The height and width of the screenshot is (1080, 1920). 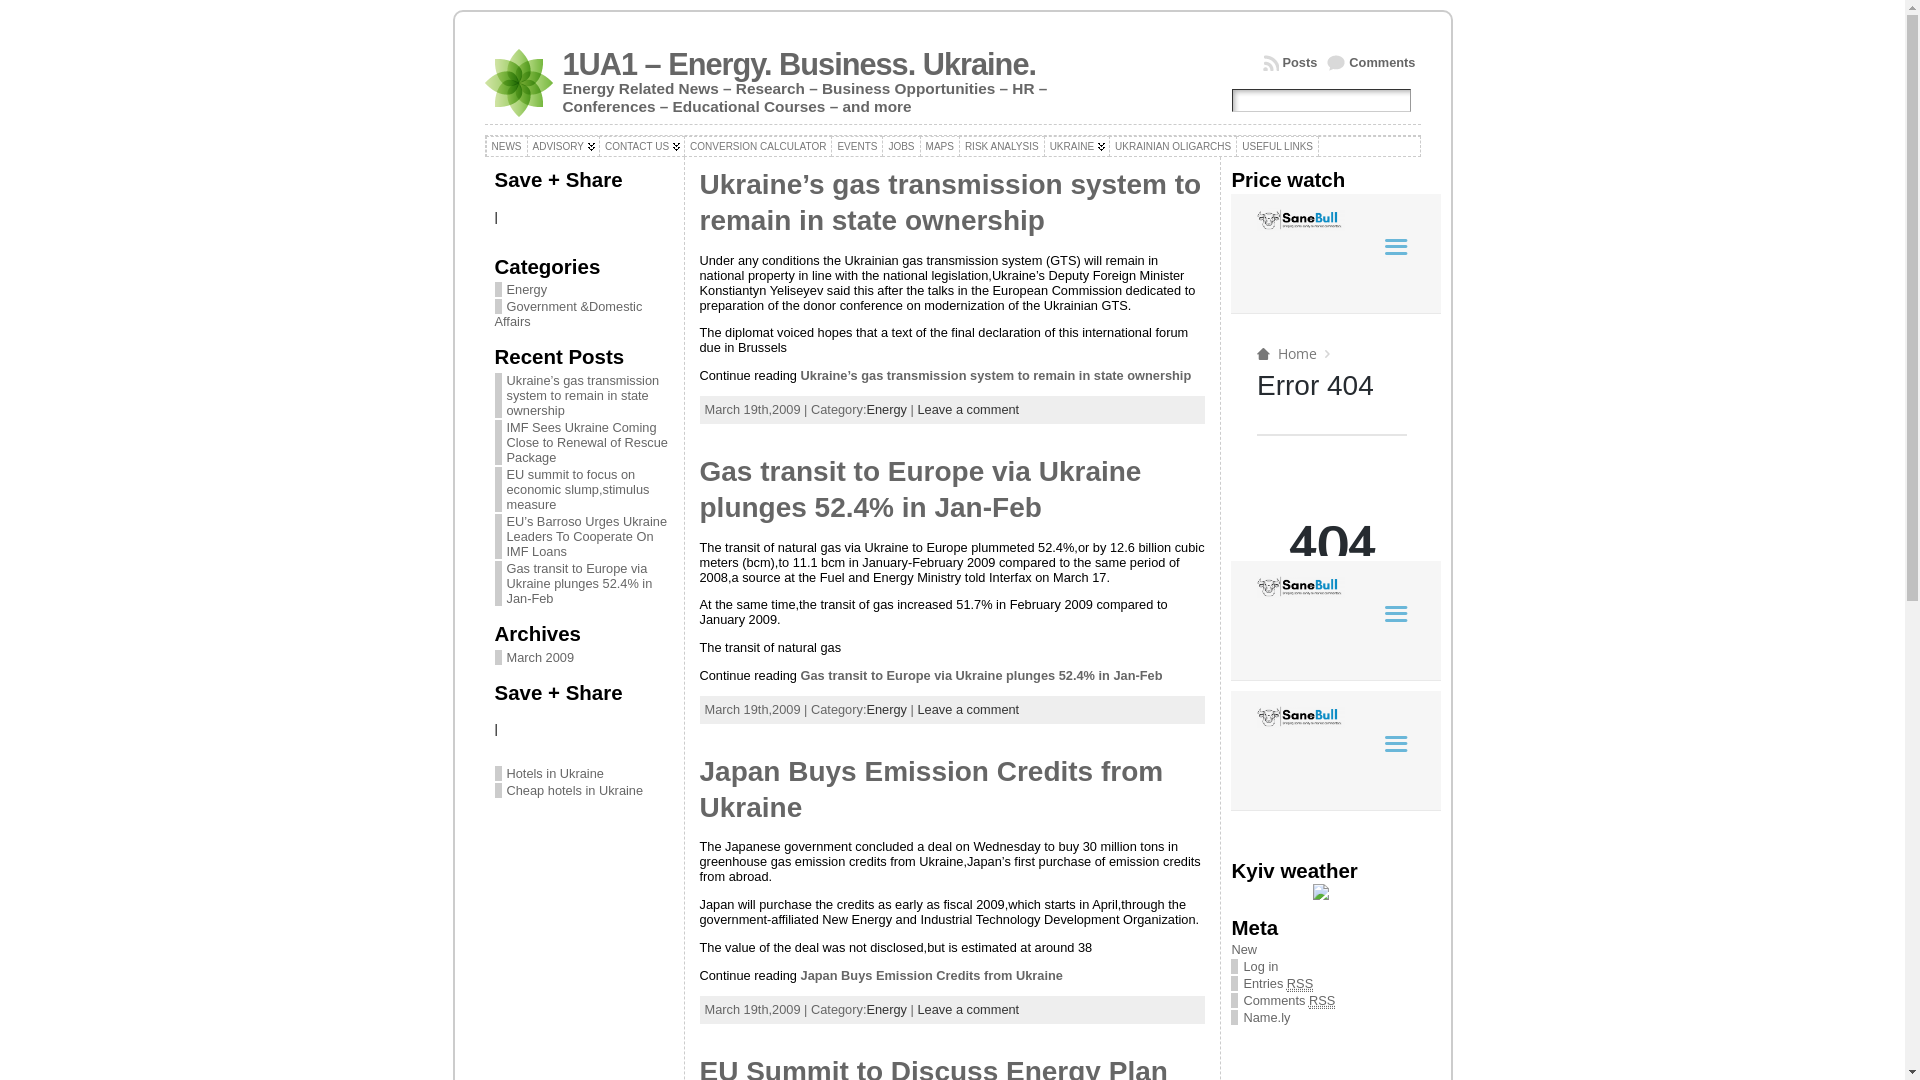 What do you see at coordinates (1242, 948) in the screenshot?
I see `'New'` at bounding box center [1242, 948].